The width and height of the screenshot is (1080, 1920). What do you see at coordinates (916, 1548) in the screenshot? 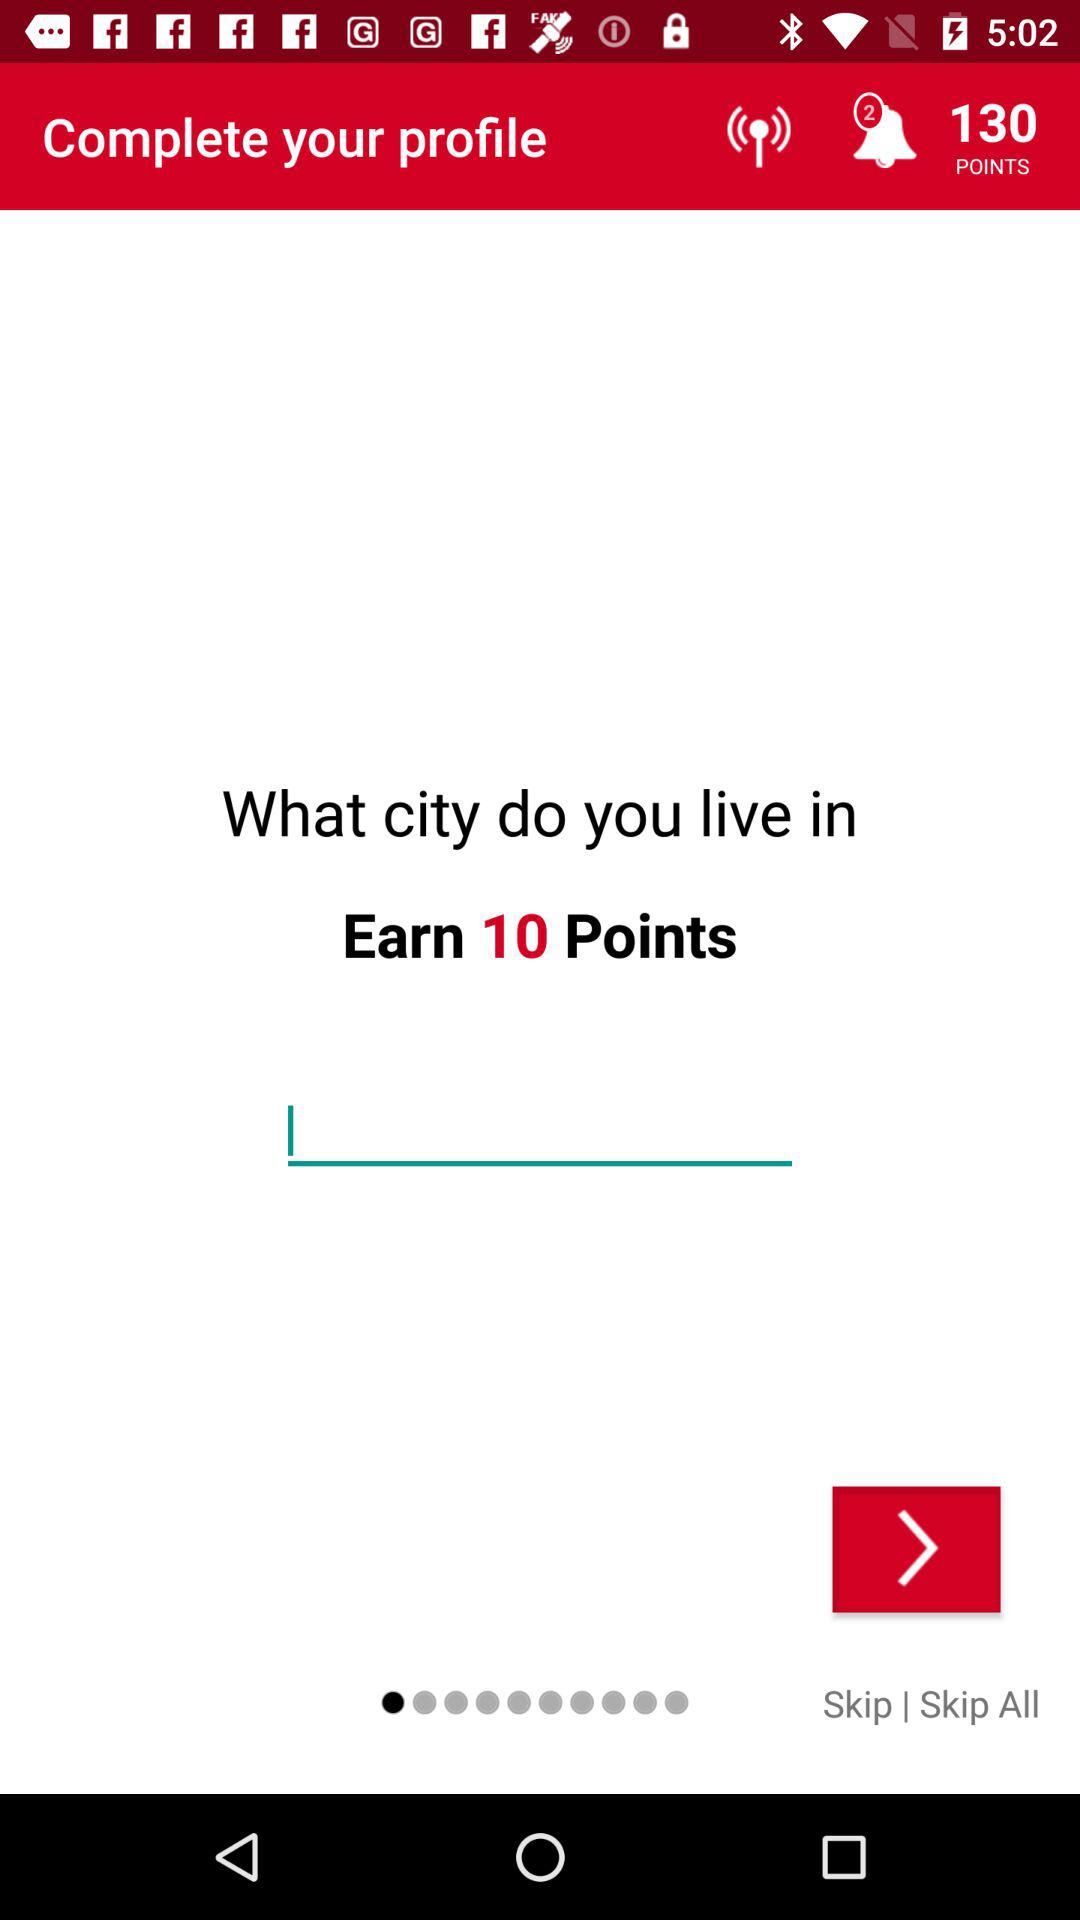
I see `go next icon` at bounding box center [916, 1548].